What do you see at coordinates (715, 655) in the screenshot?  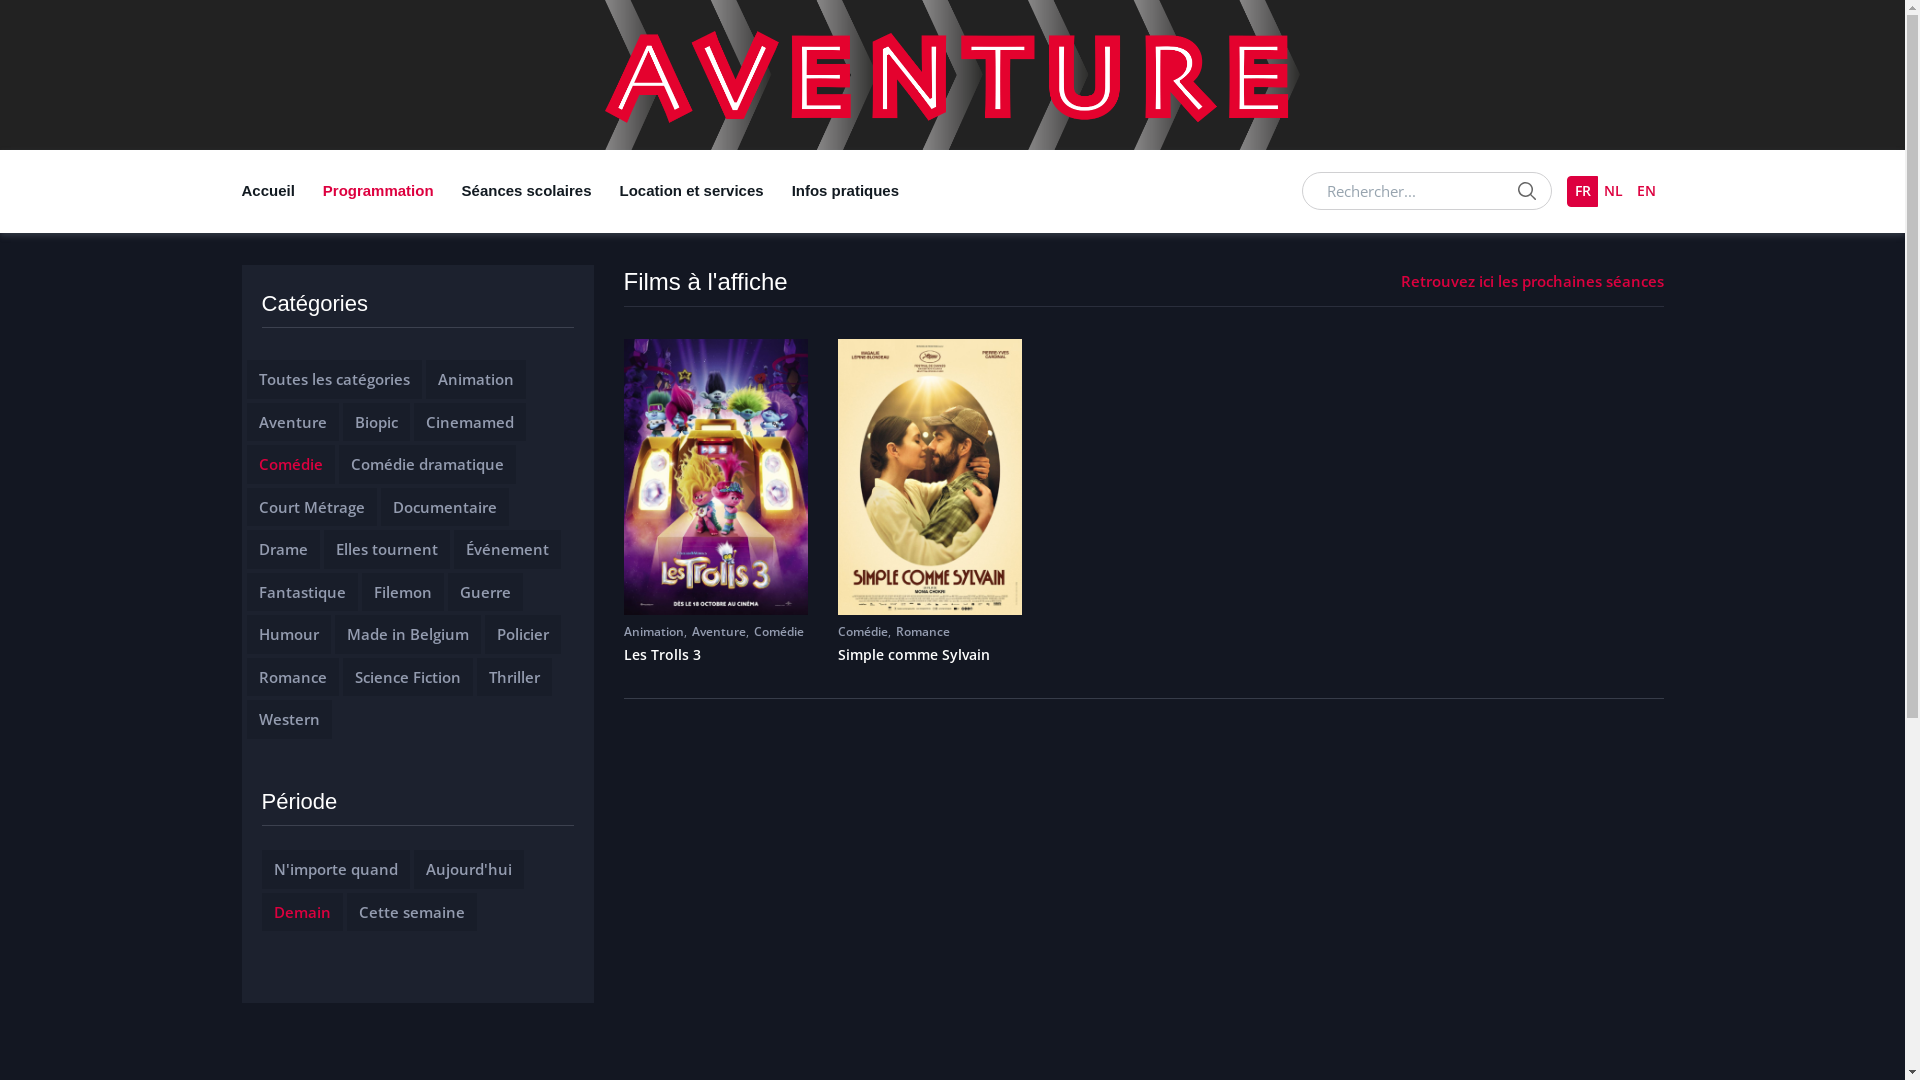 I see `'Les Trolls 3'` at bounding box center [715, 655].